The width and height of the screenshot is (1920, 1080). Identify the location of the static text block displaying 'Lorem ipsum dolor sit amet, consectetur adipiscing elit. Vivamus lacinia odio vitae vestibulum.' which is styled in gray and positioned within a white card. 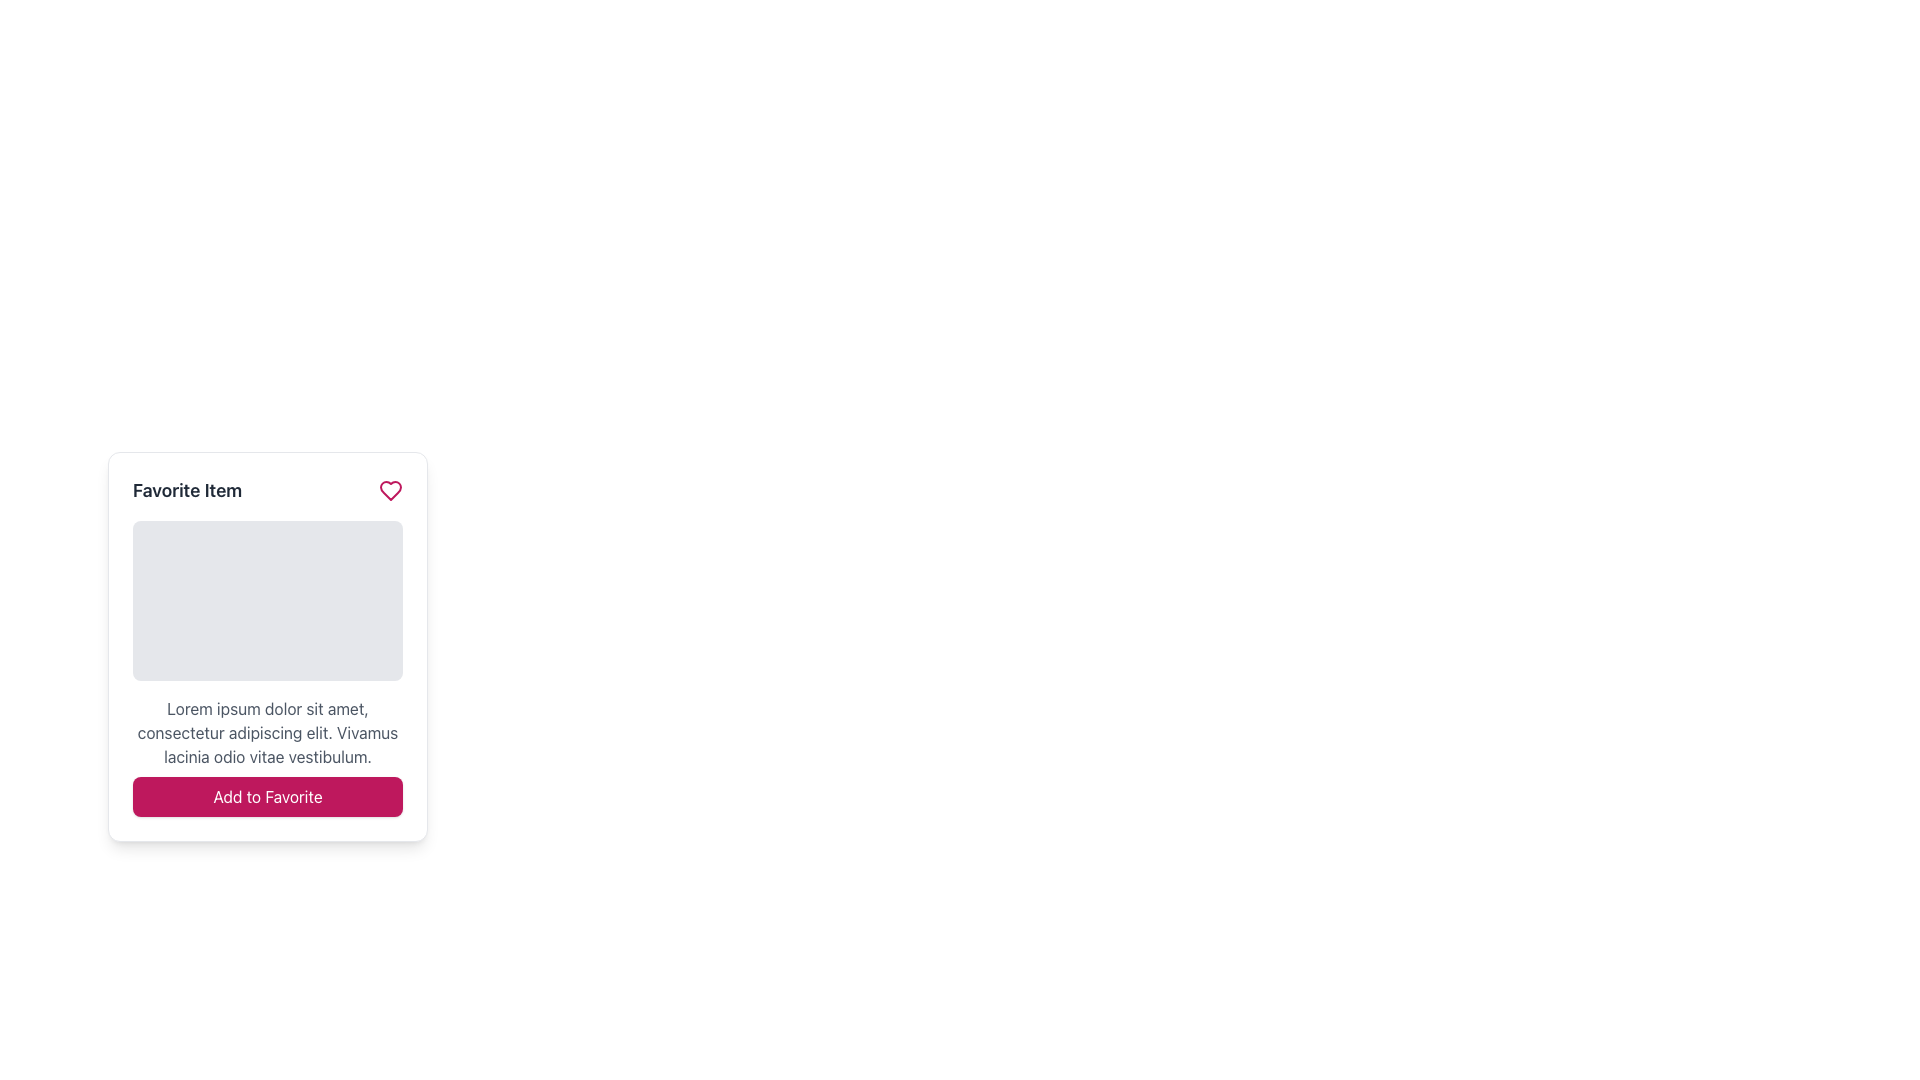
(267, 732).